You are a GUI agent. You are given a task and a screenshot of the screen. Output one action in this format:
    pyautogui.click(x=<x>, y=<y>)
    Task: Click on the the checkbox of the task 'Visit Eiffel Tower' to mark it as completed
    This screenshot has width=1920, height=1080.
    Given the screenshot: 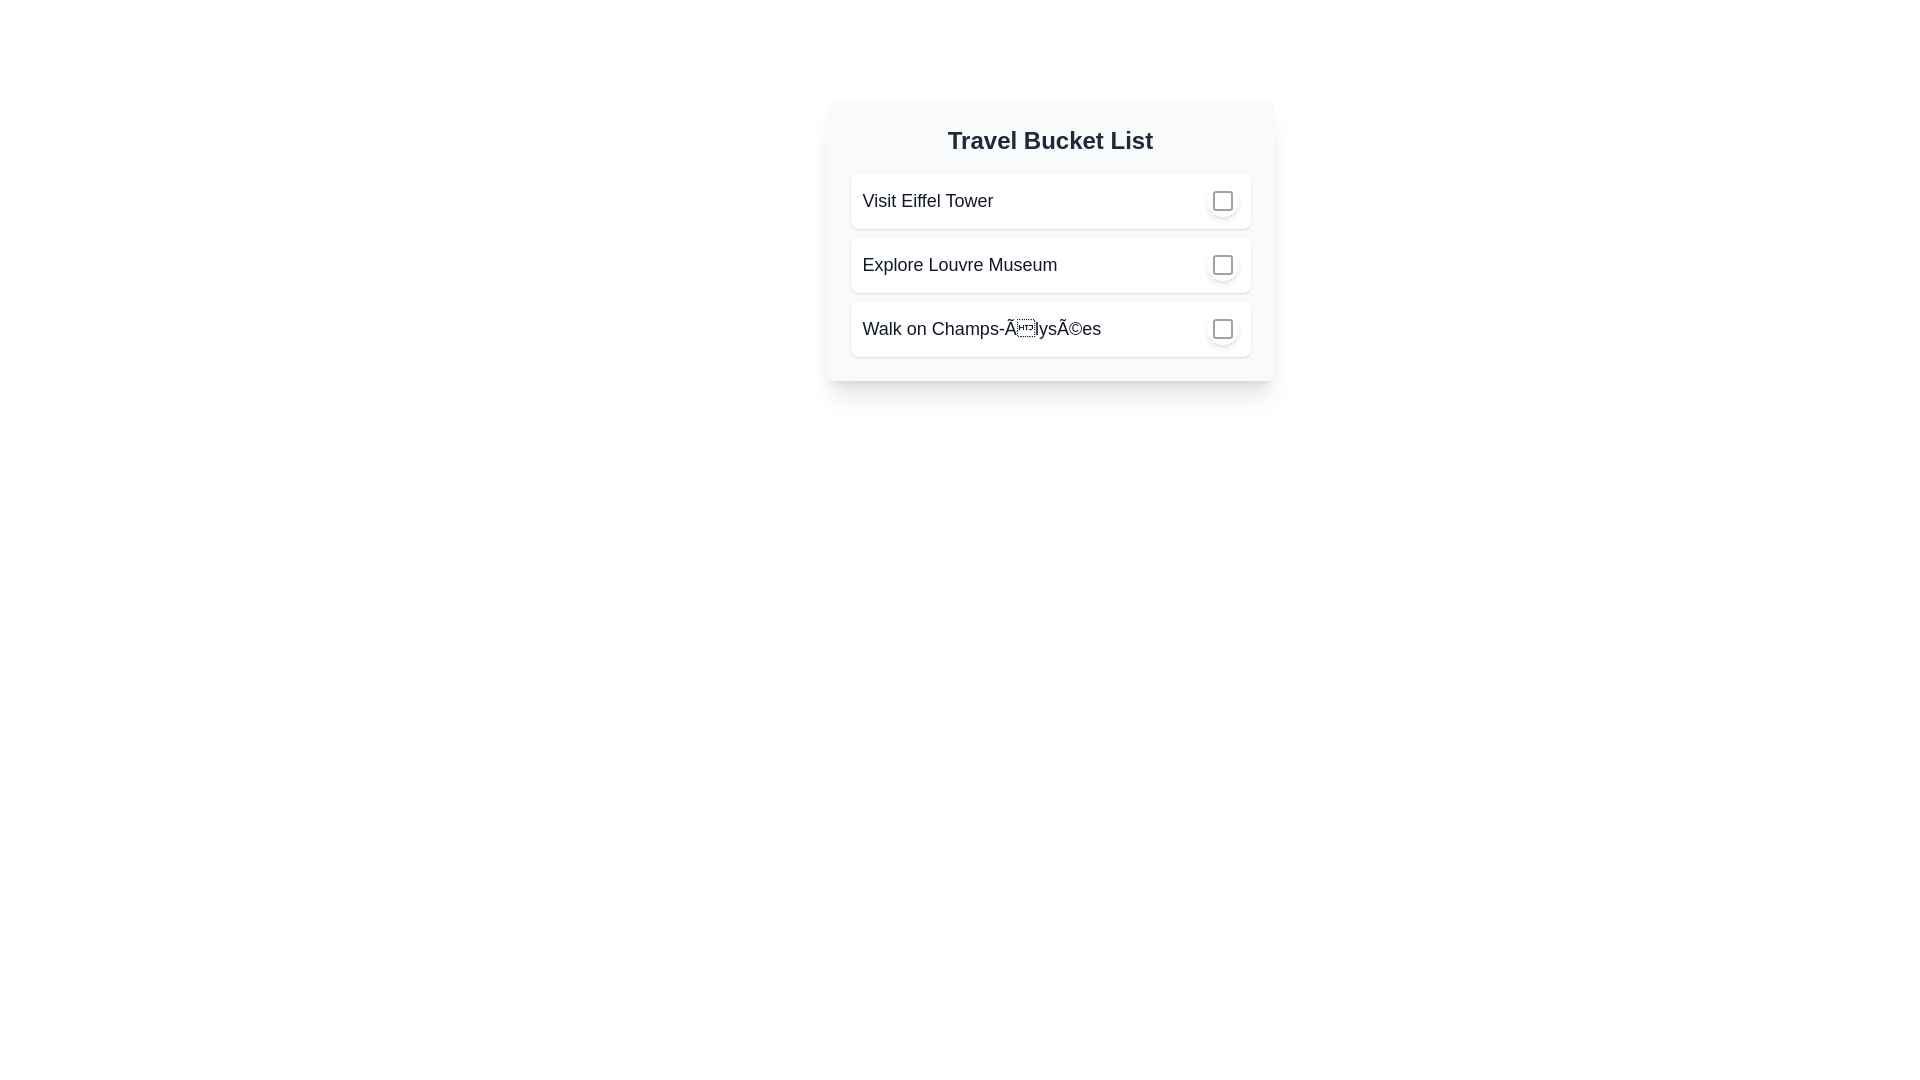 What is the action you would take?
    pyautogui.click(x=1221, y=200)
    